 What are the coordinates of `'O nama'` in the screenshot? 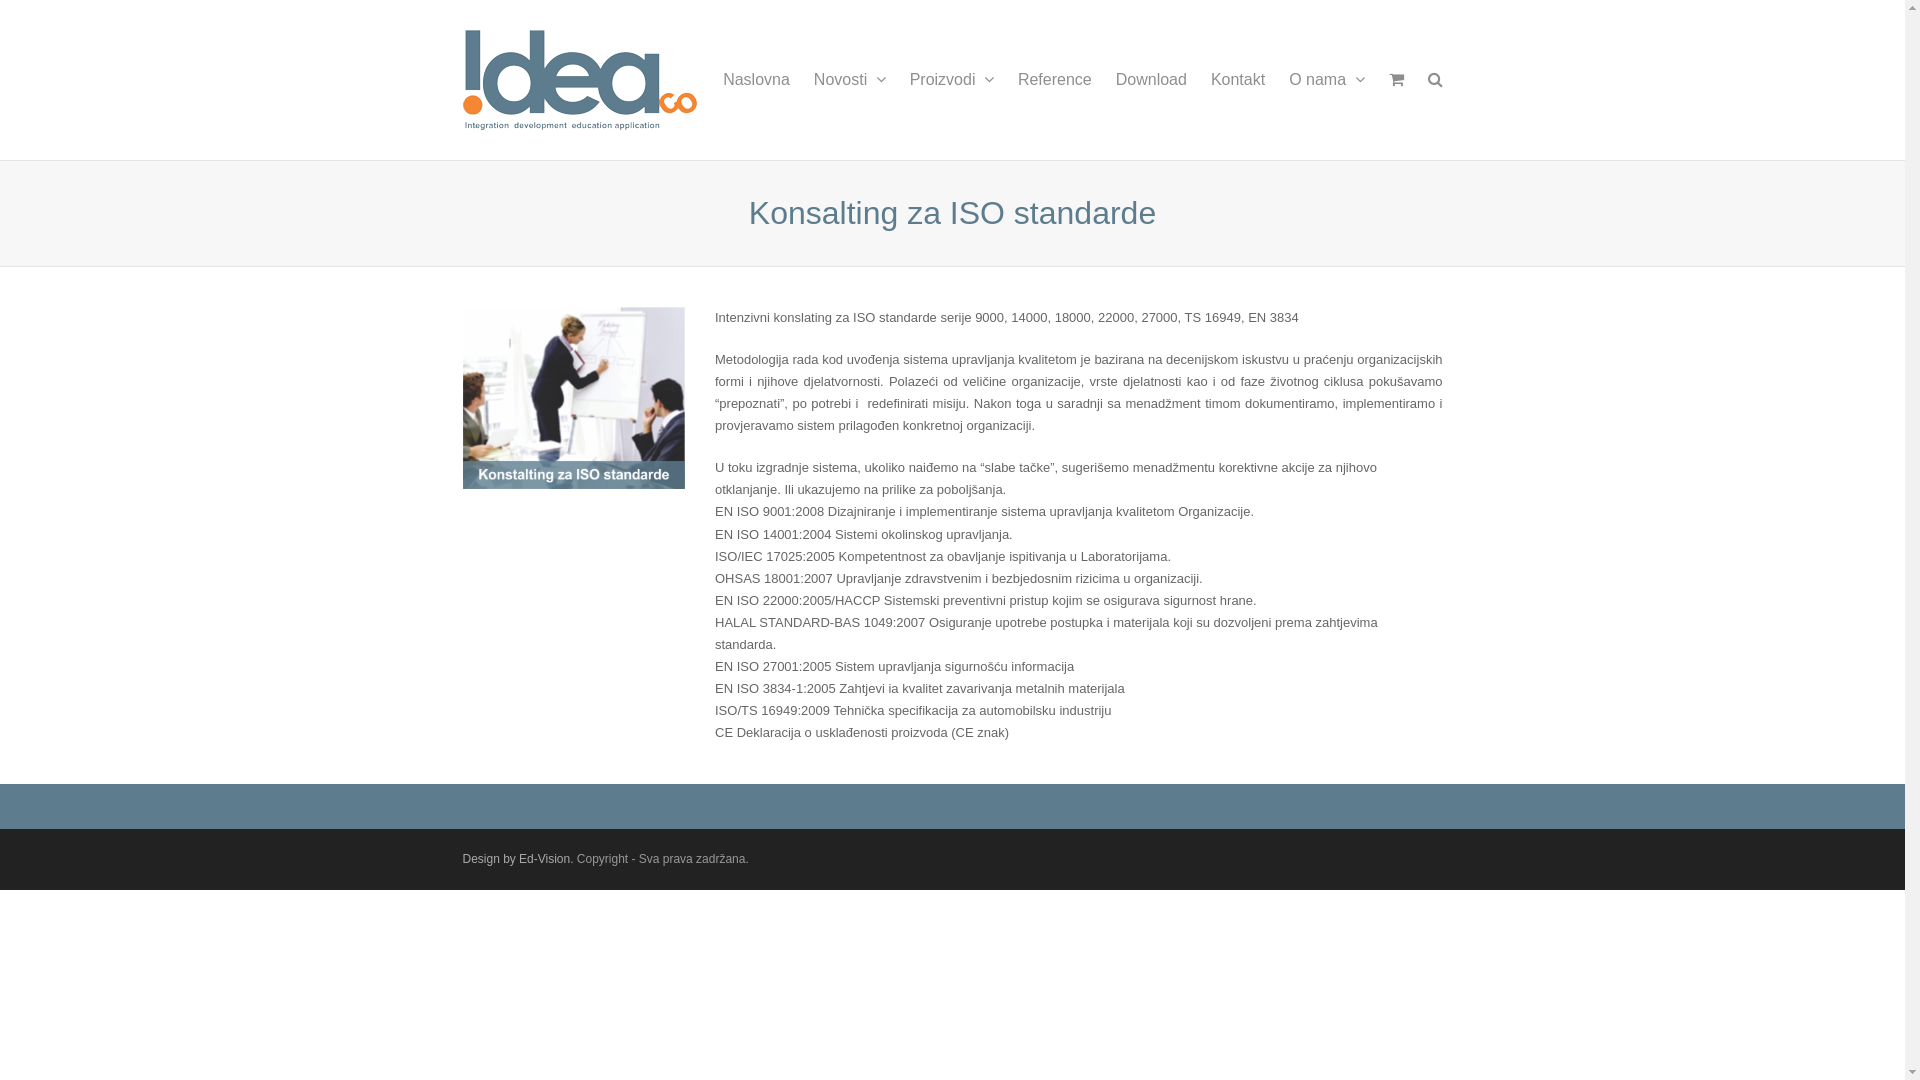 It's located at (1326, 79).